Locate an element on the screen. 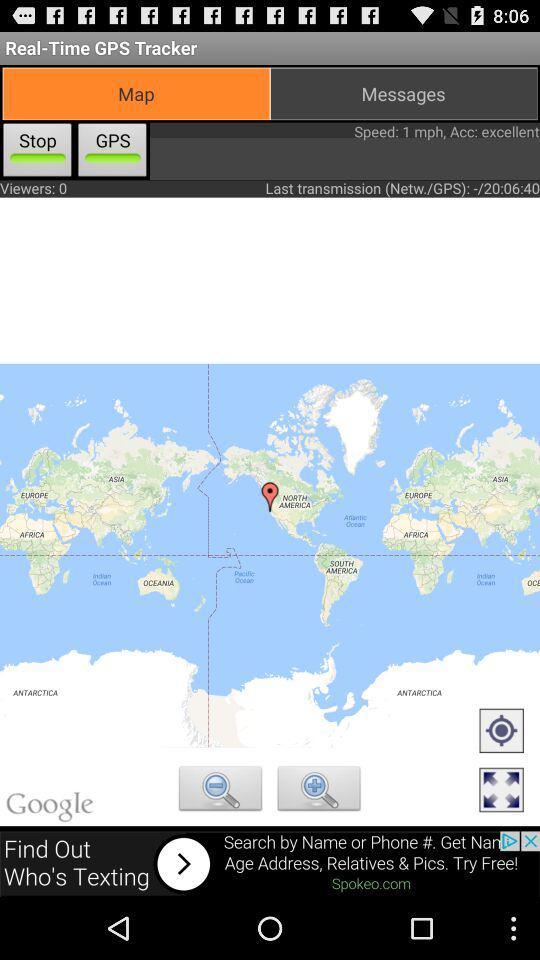  show your location icon is located at coordinates (500, 731).